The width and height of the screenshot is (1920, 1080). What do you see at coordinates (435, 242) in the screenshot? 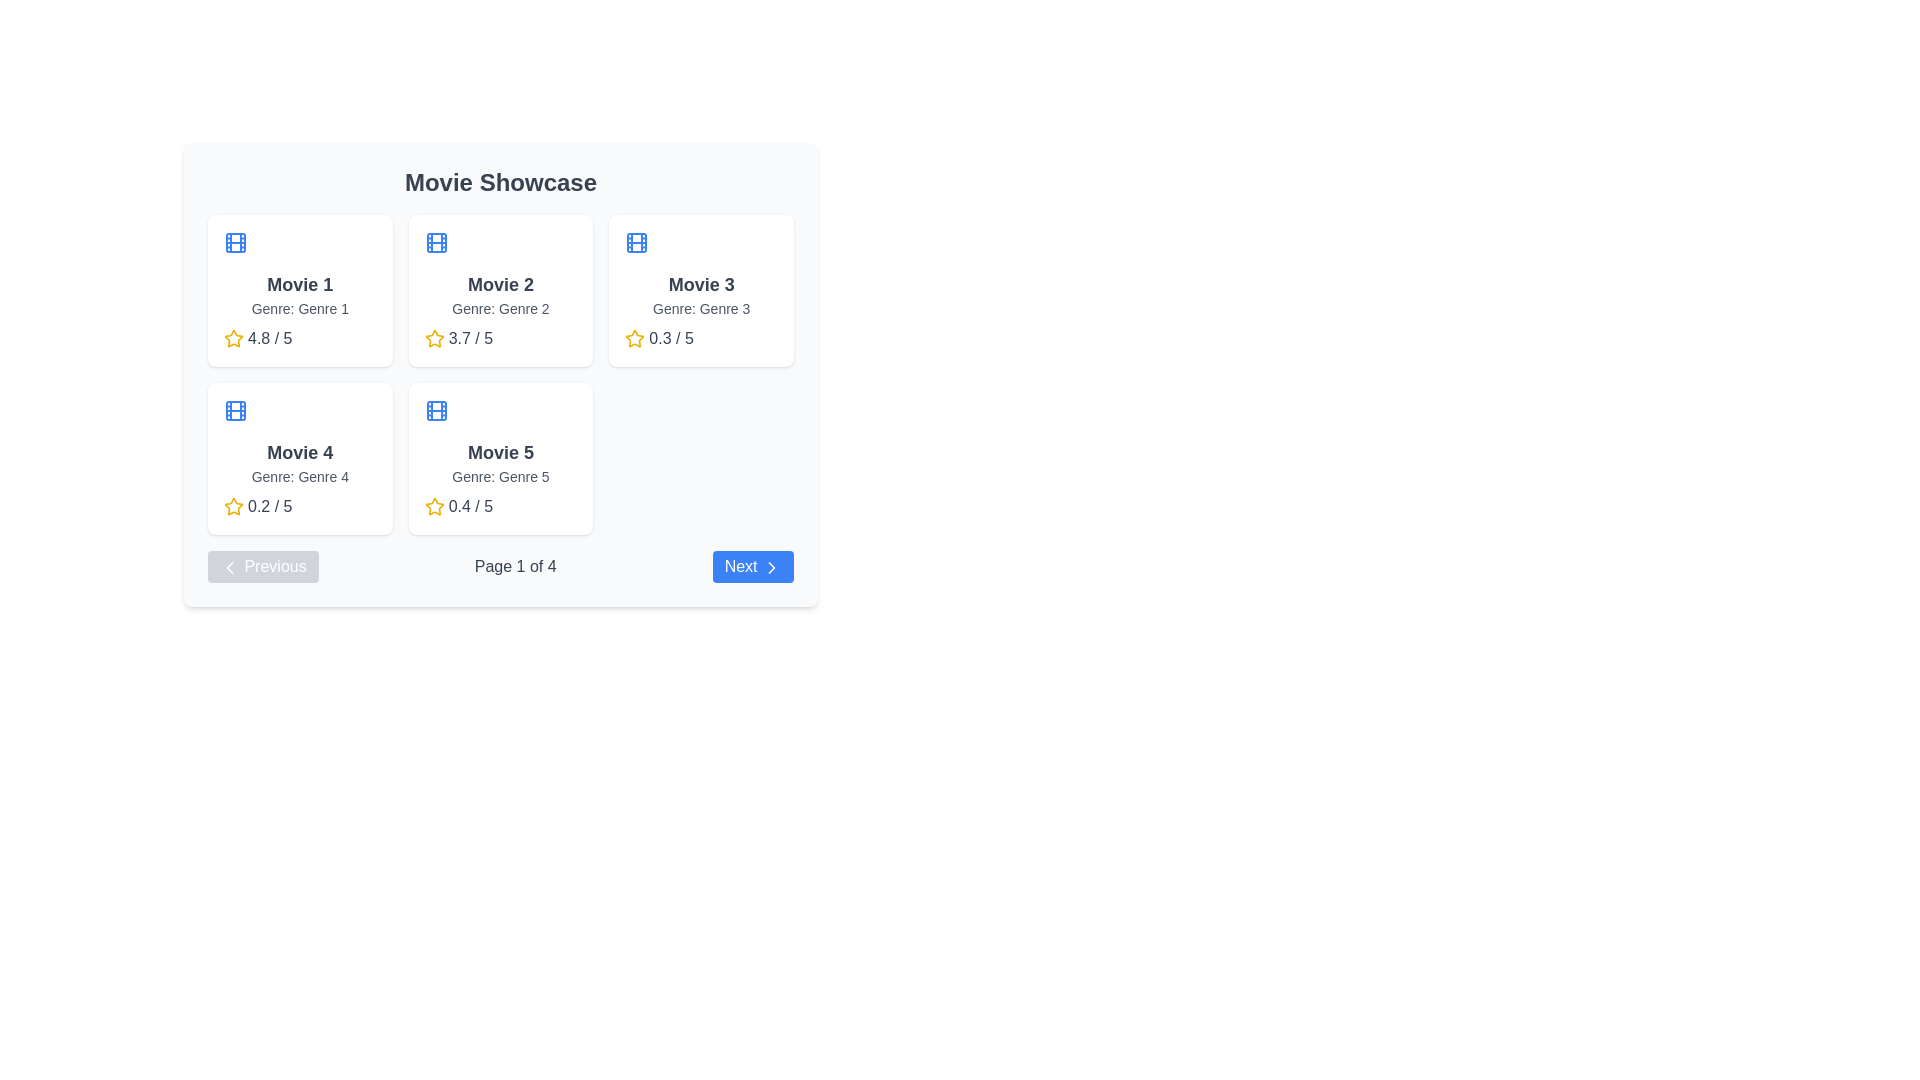
I see `the graphical rectangle element that is part of the movie icon for 'Movie 2', located in the top-left corner of the card` at bounding box center [435, 242].